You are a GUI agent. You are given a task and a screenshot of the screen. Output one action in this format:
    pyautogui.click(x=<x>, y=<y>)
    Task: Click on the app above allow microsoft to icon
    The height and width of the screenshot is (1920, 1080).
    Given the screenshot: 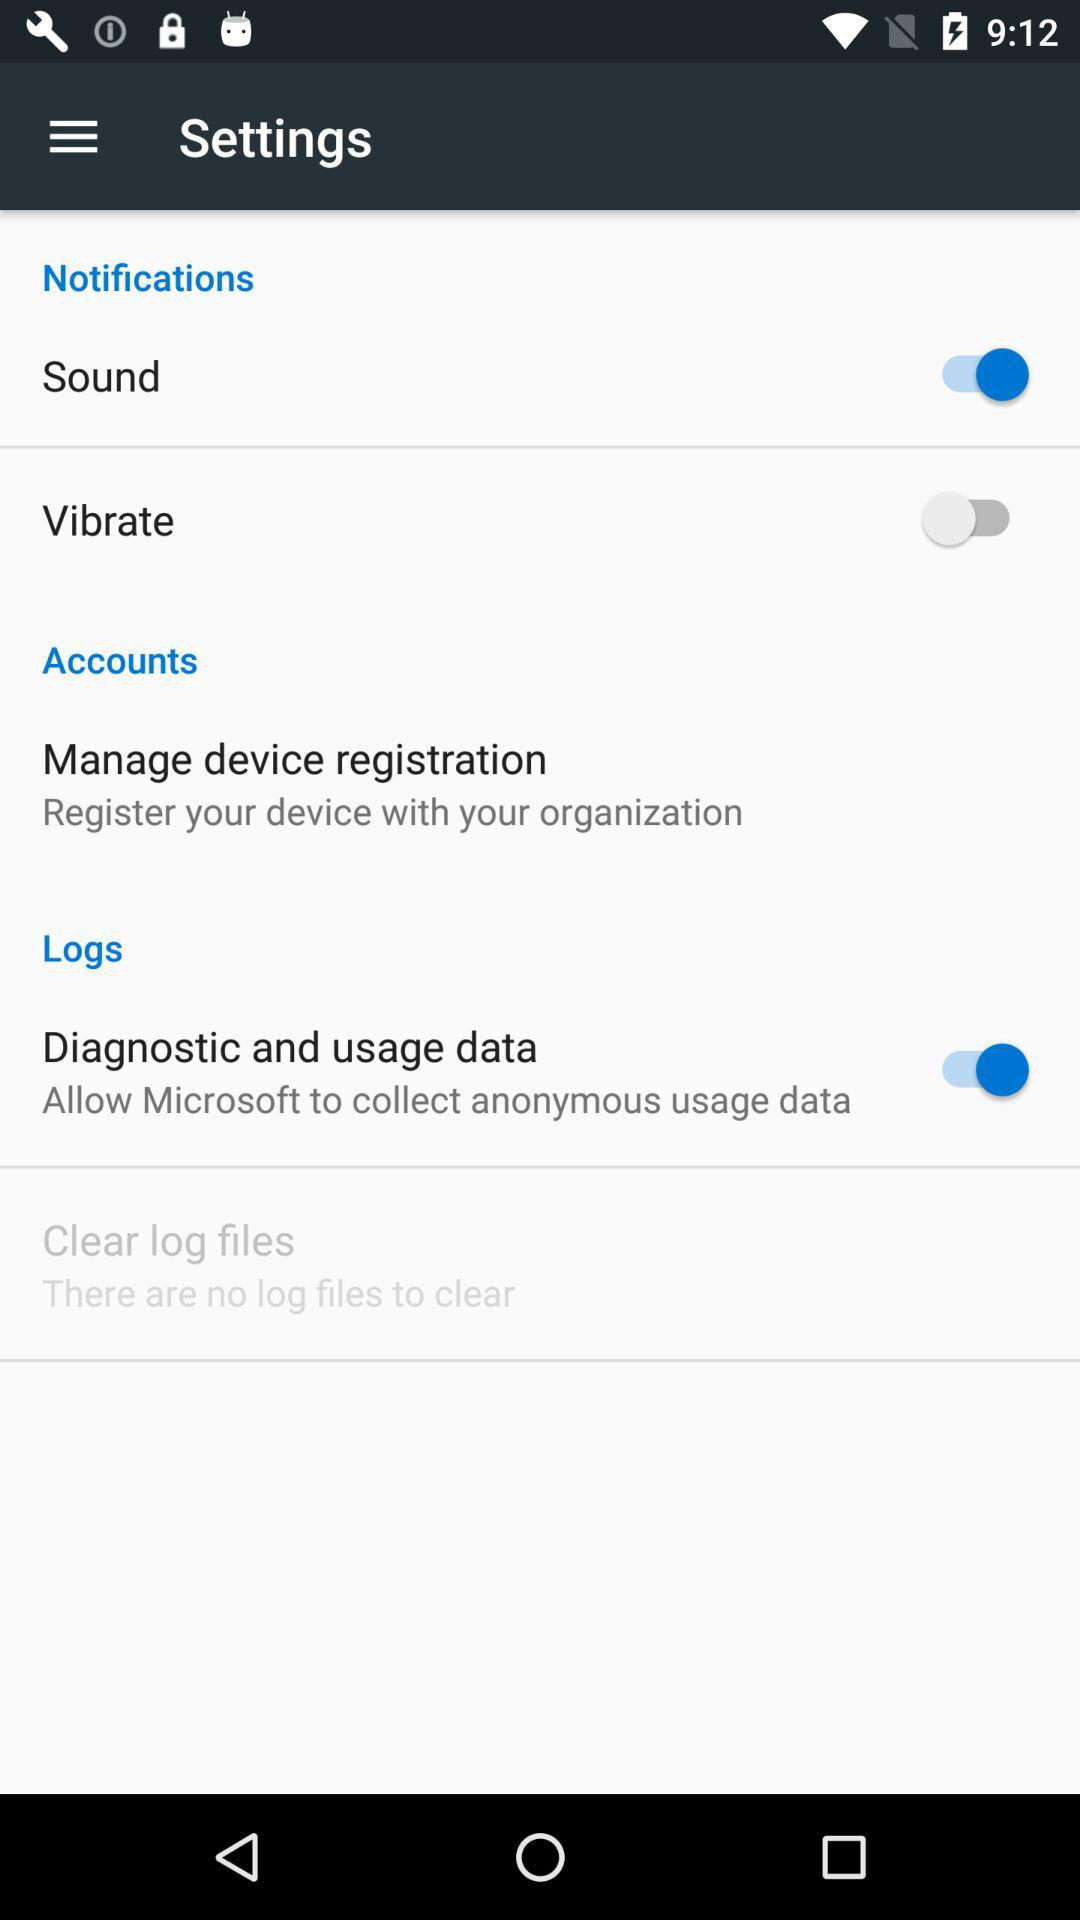 What is the action you would take?
    pyautogui.click(x=289, y=1044)
    